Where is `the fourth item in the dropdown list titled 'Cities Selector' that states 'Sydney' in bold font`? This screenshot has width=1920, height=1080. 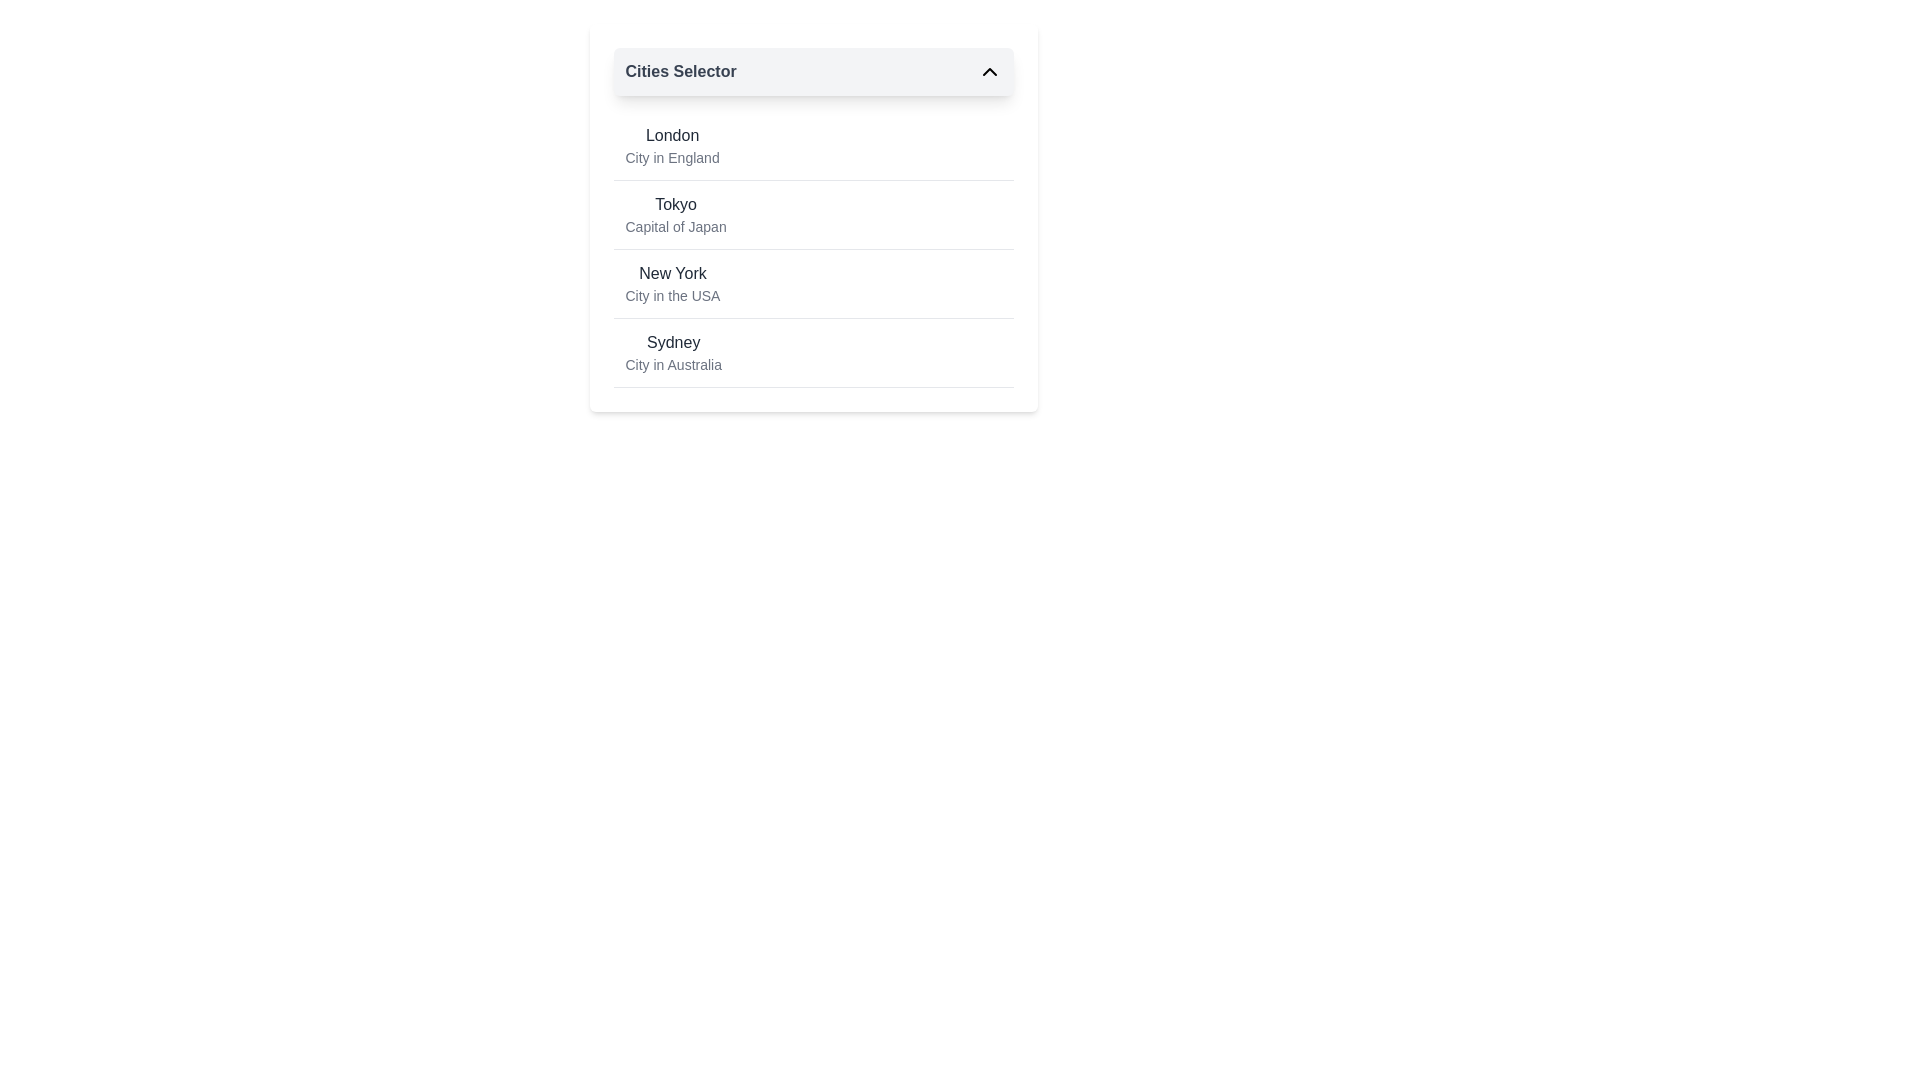 the fourth item in the dropdown list titled 'Cities Selector' that states 'Sydney' in bold font is located at coordinates (813, 352).